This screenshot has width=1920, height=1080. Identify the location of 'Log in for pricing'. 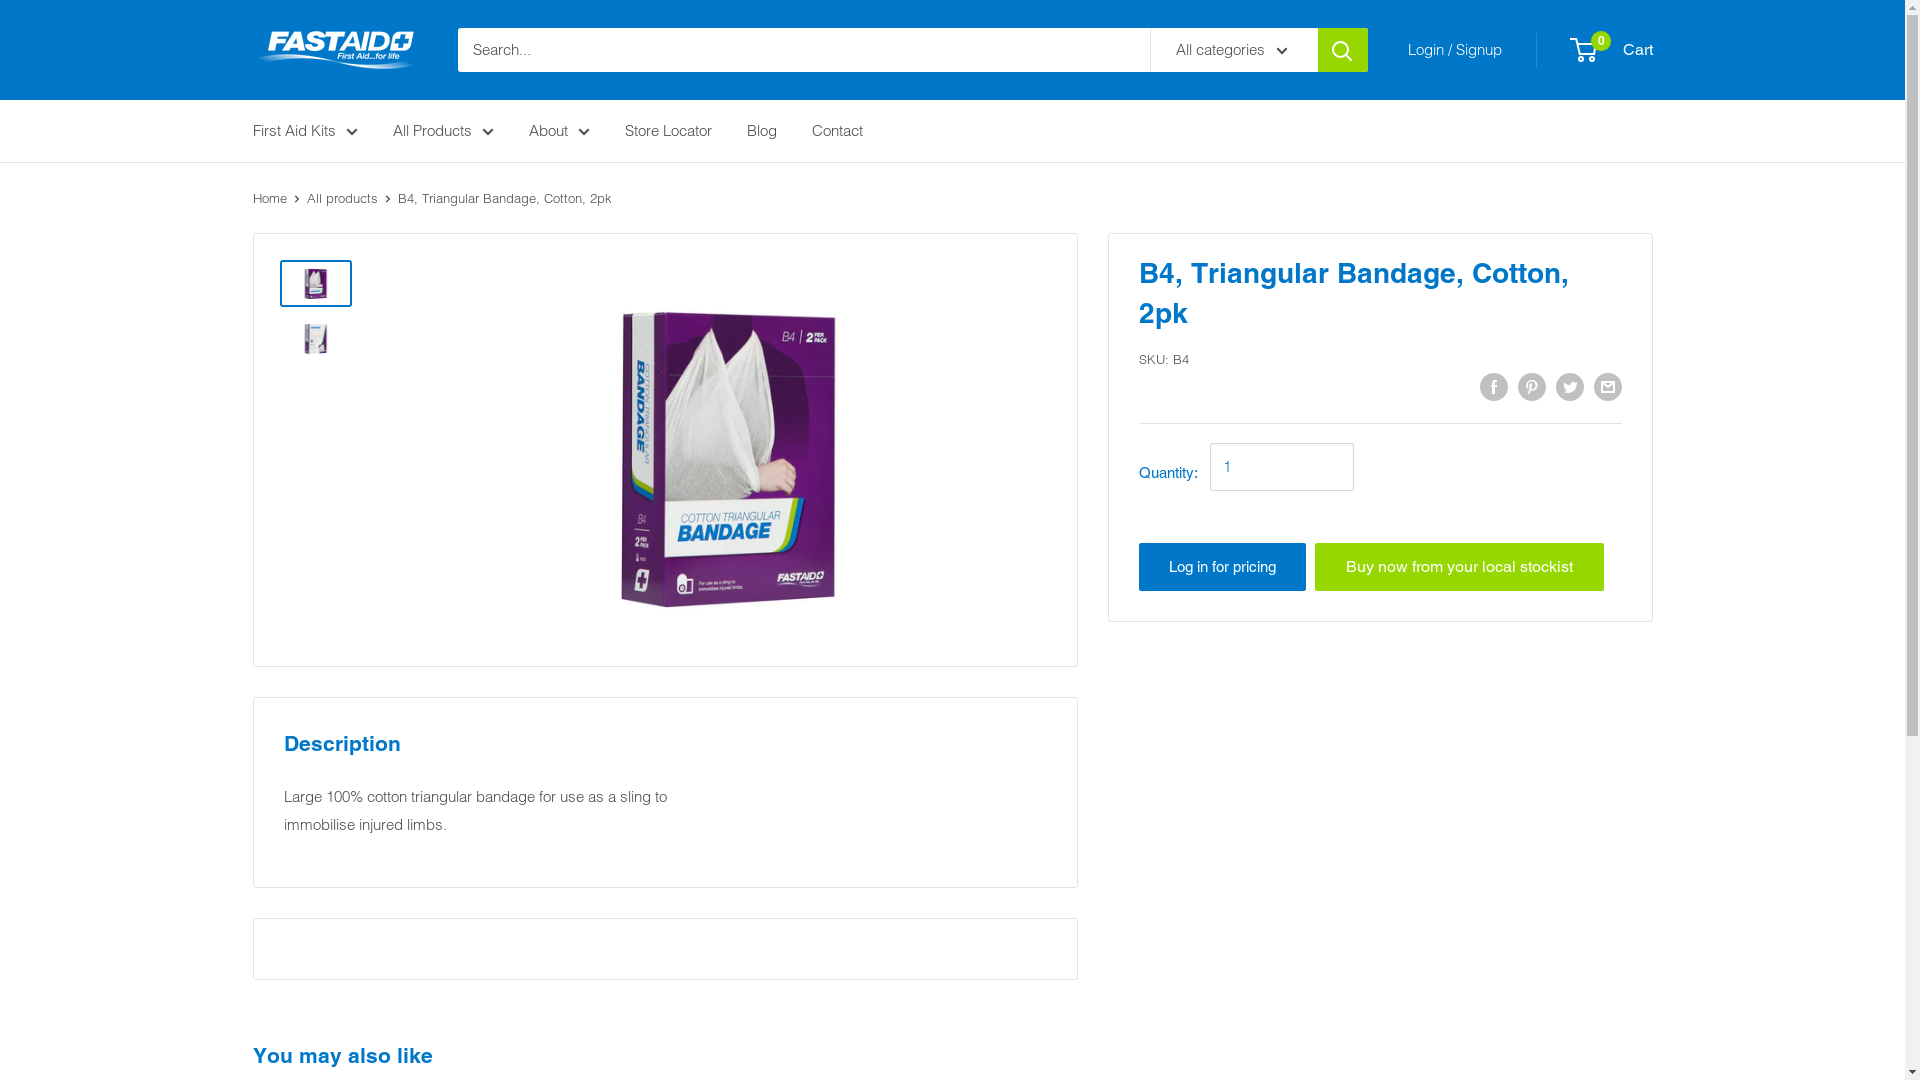
(1220, 567).